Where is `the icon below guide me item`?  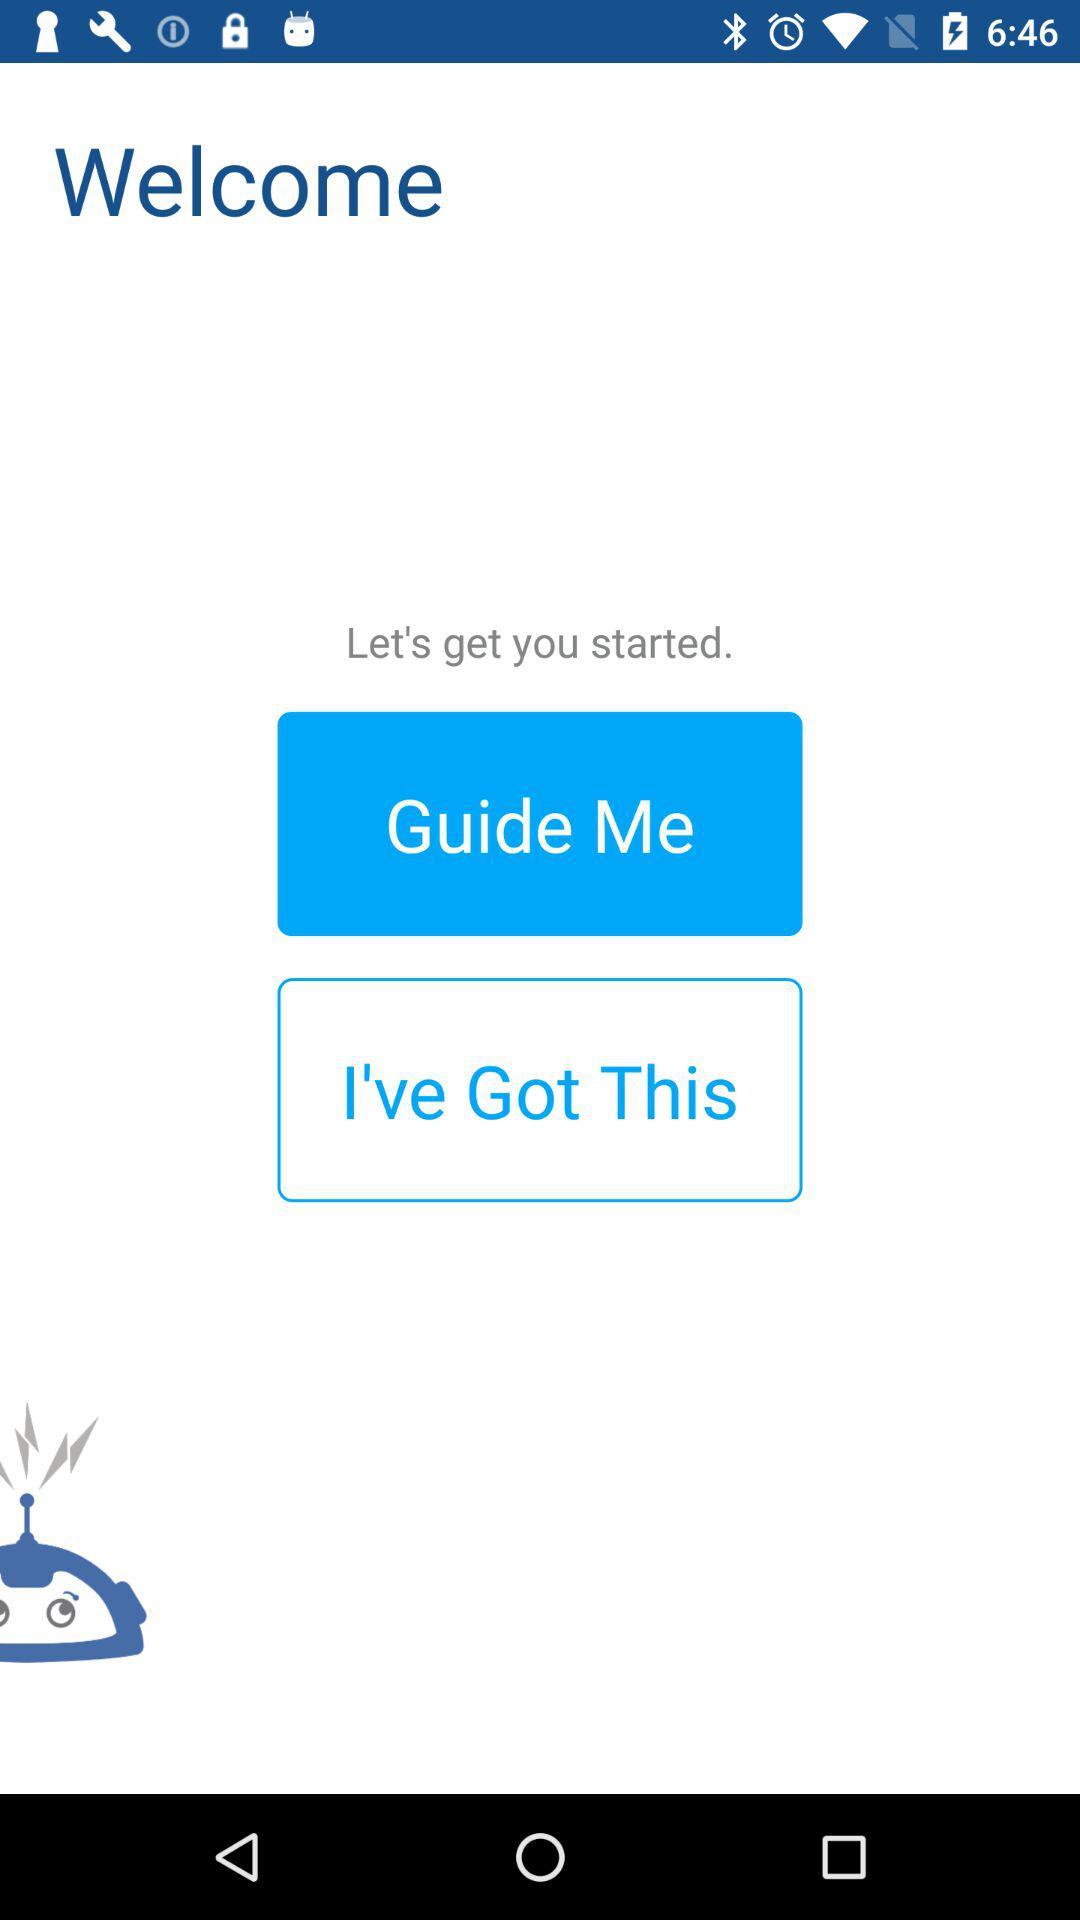 the icon below guide me item is located at coordinates (540, 1089).